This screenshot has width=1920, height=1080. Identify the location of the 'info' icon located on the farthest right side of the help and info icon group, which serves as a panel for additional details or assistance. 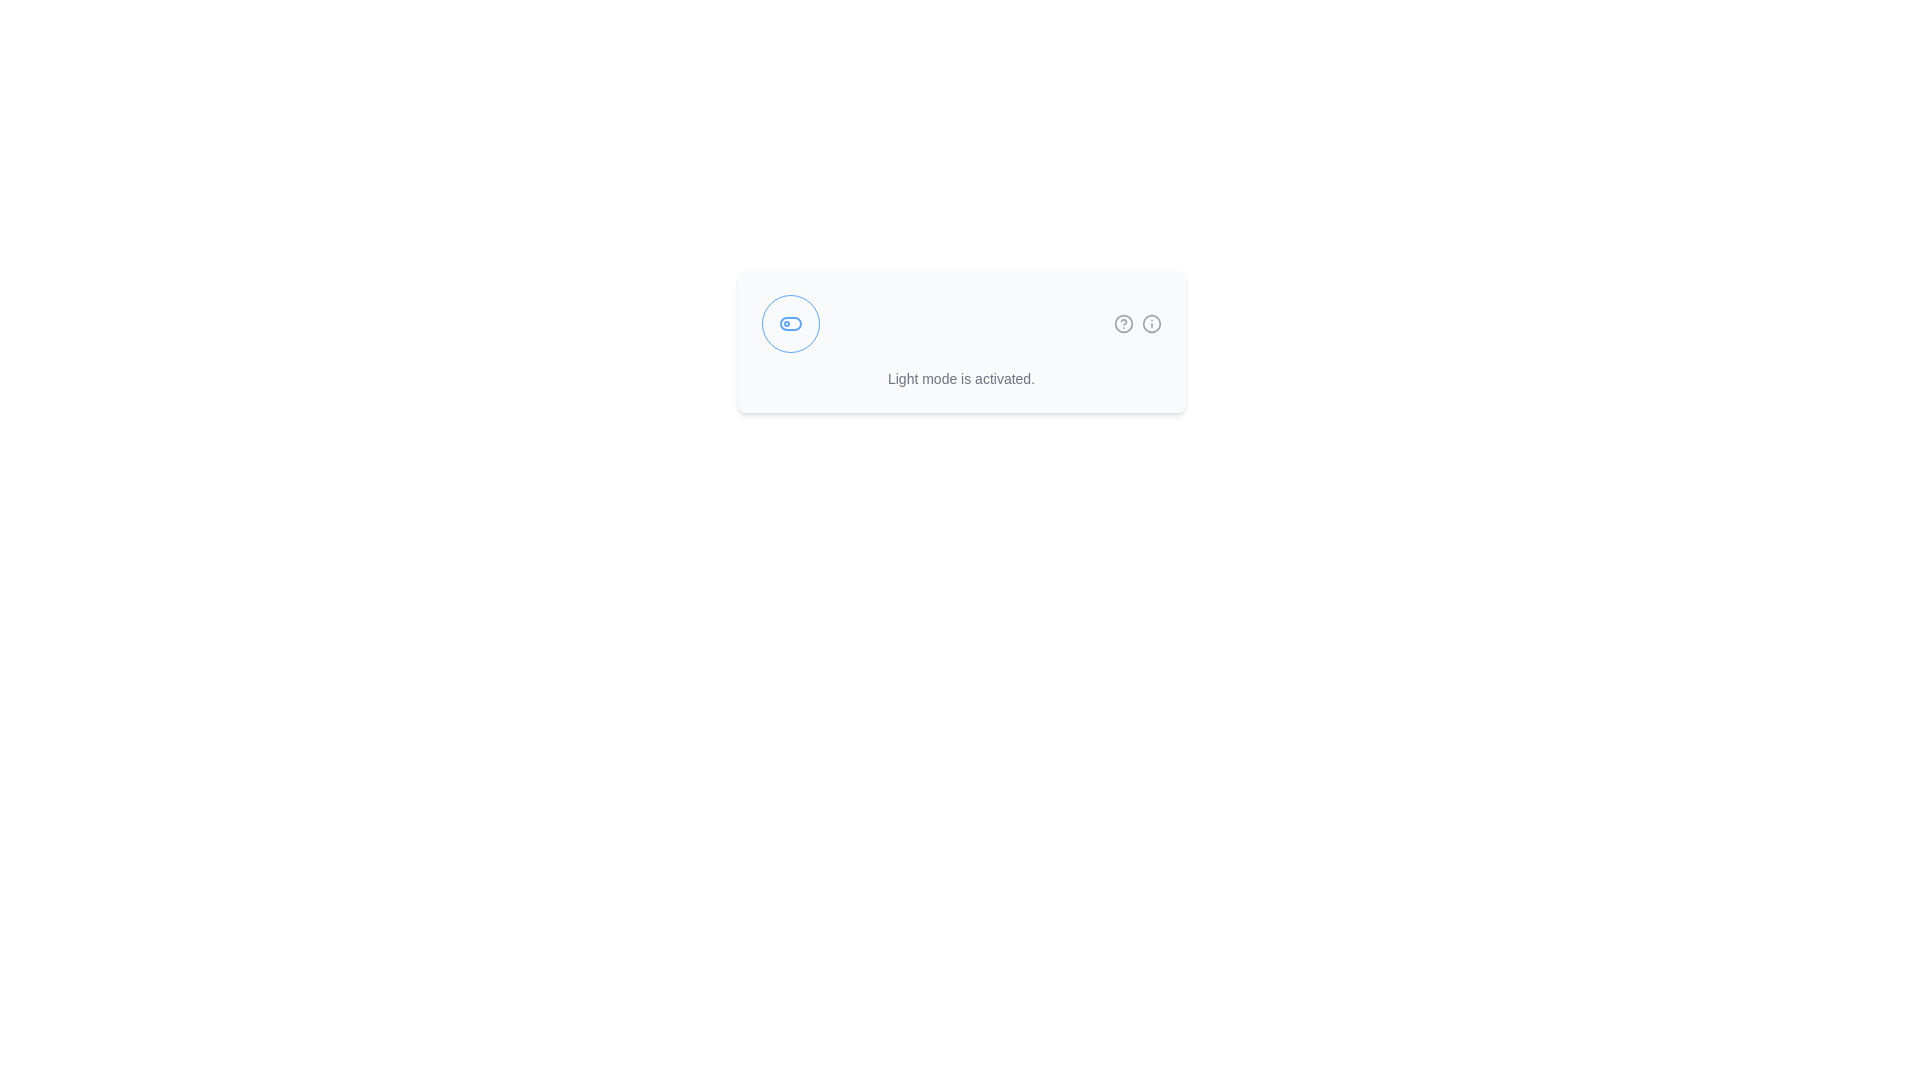
(1137, 323).